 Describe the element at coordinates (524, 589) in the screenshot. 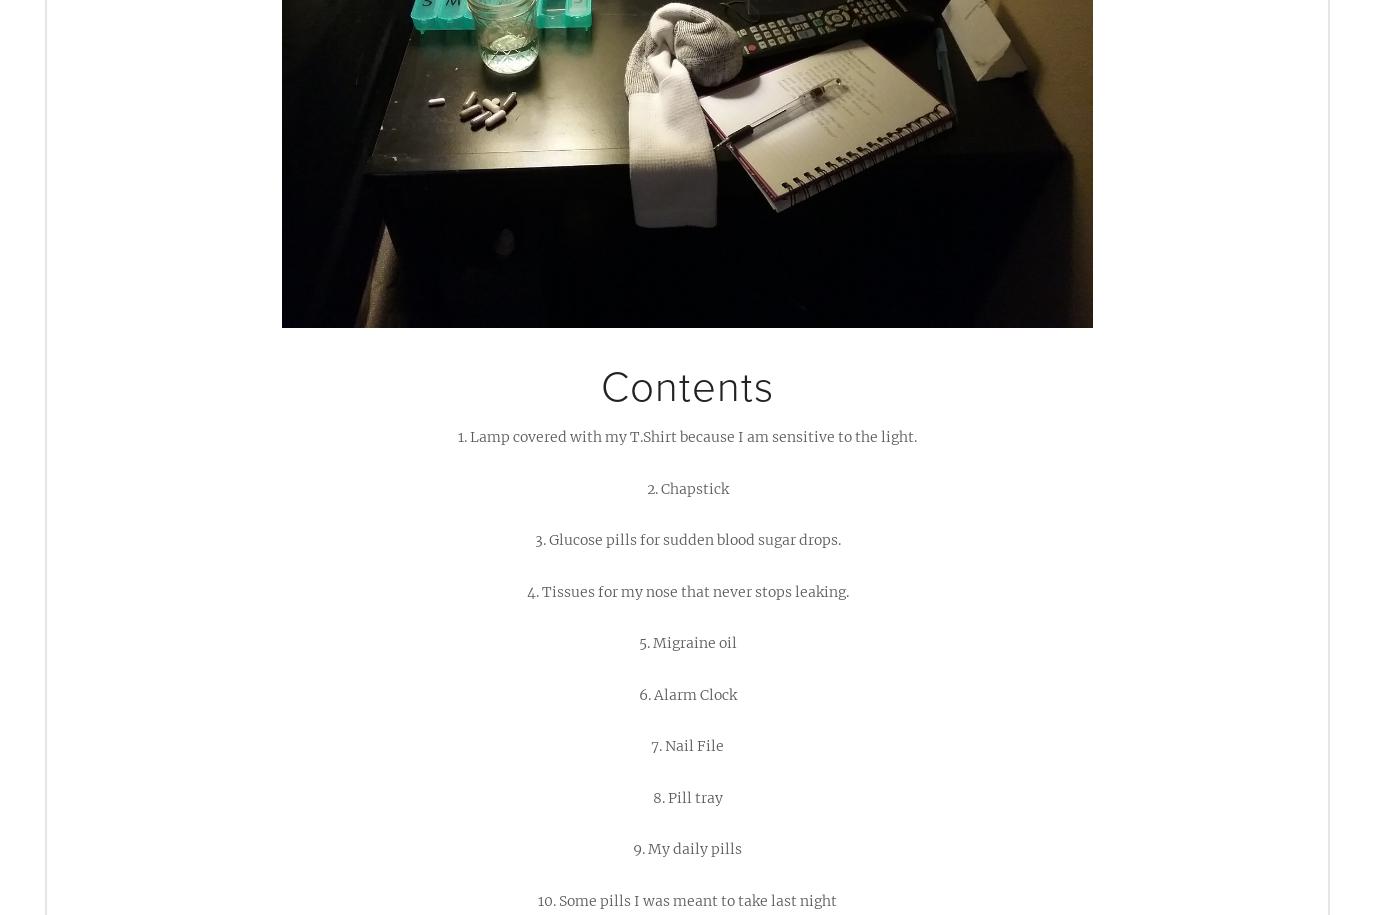

I see `'4. Tissues for my nose that never stops leaking.'` at that location.